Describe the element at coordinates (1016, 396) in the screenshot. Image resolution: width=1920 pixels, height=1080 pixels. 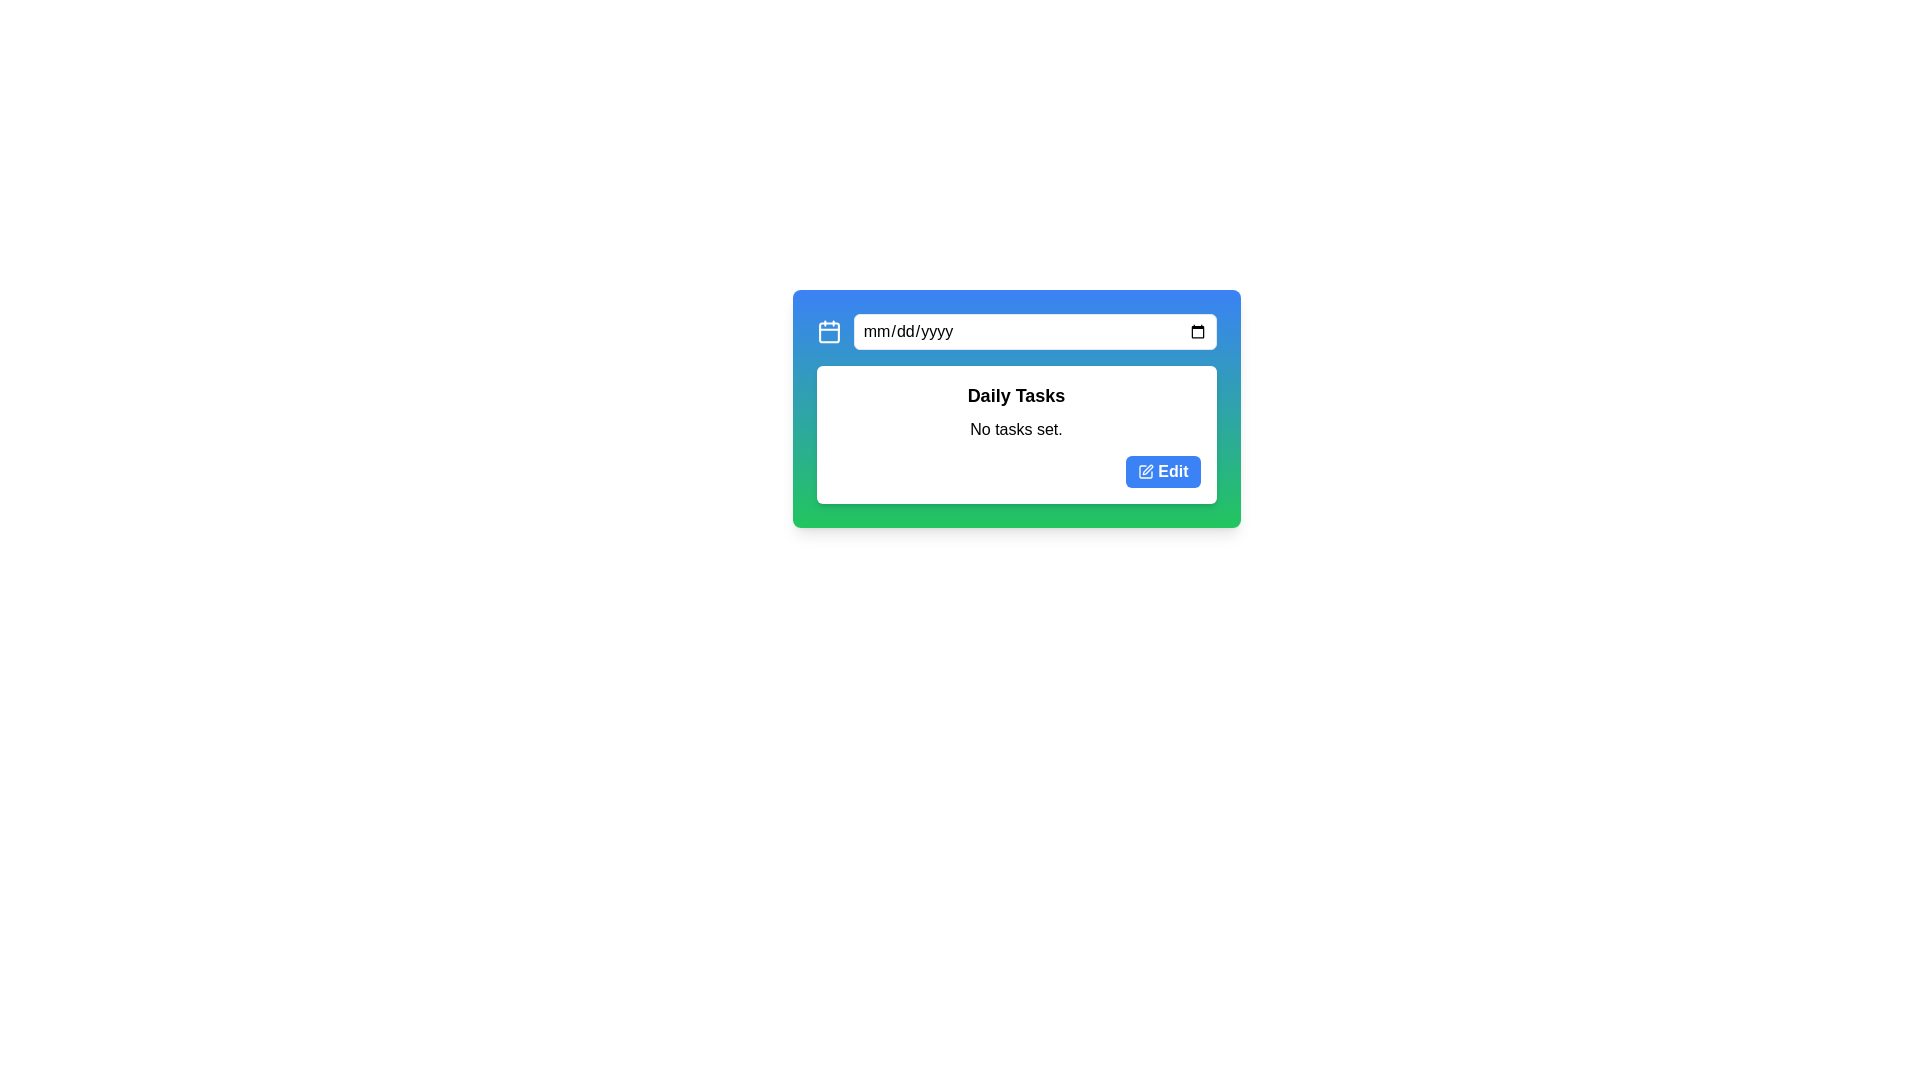
I see `the Text Label serving as a header for the daily task information section to focus on it` at that location.